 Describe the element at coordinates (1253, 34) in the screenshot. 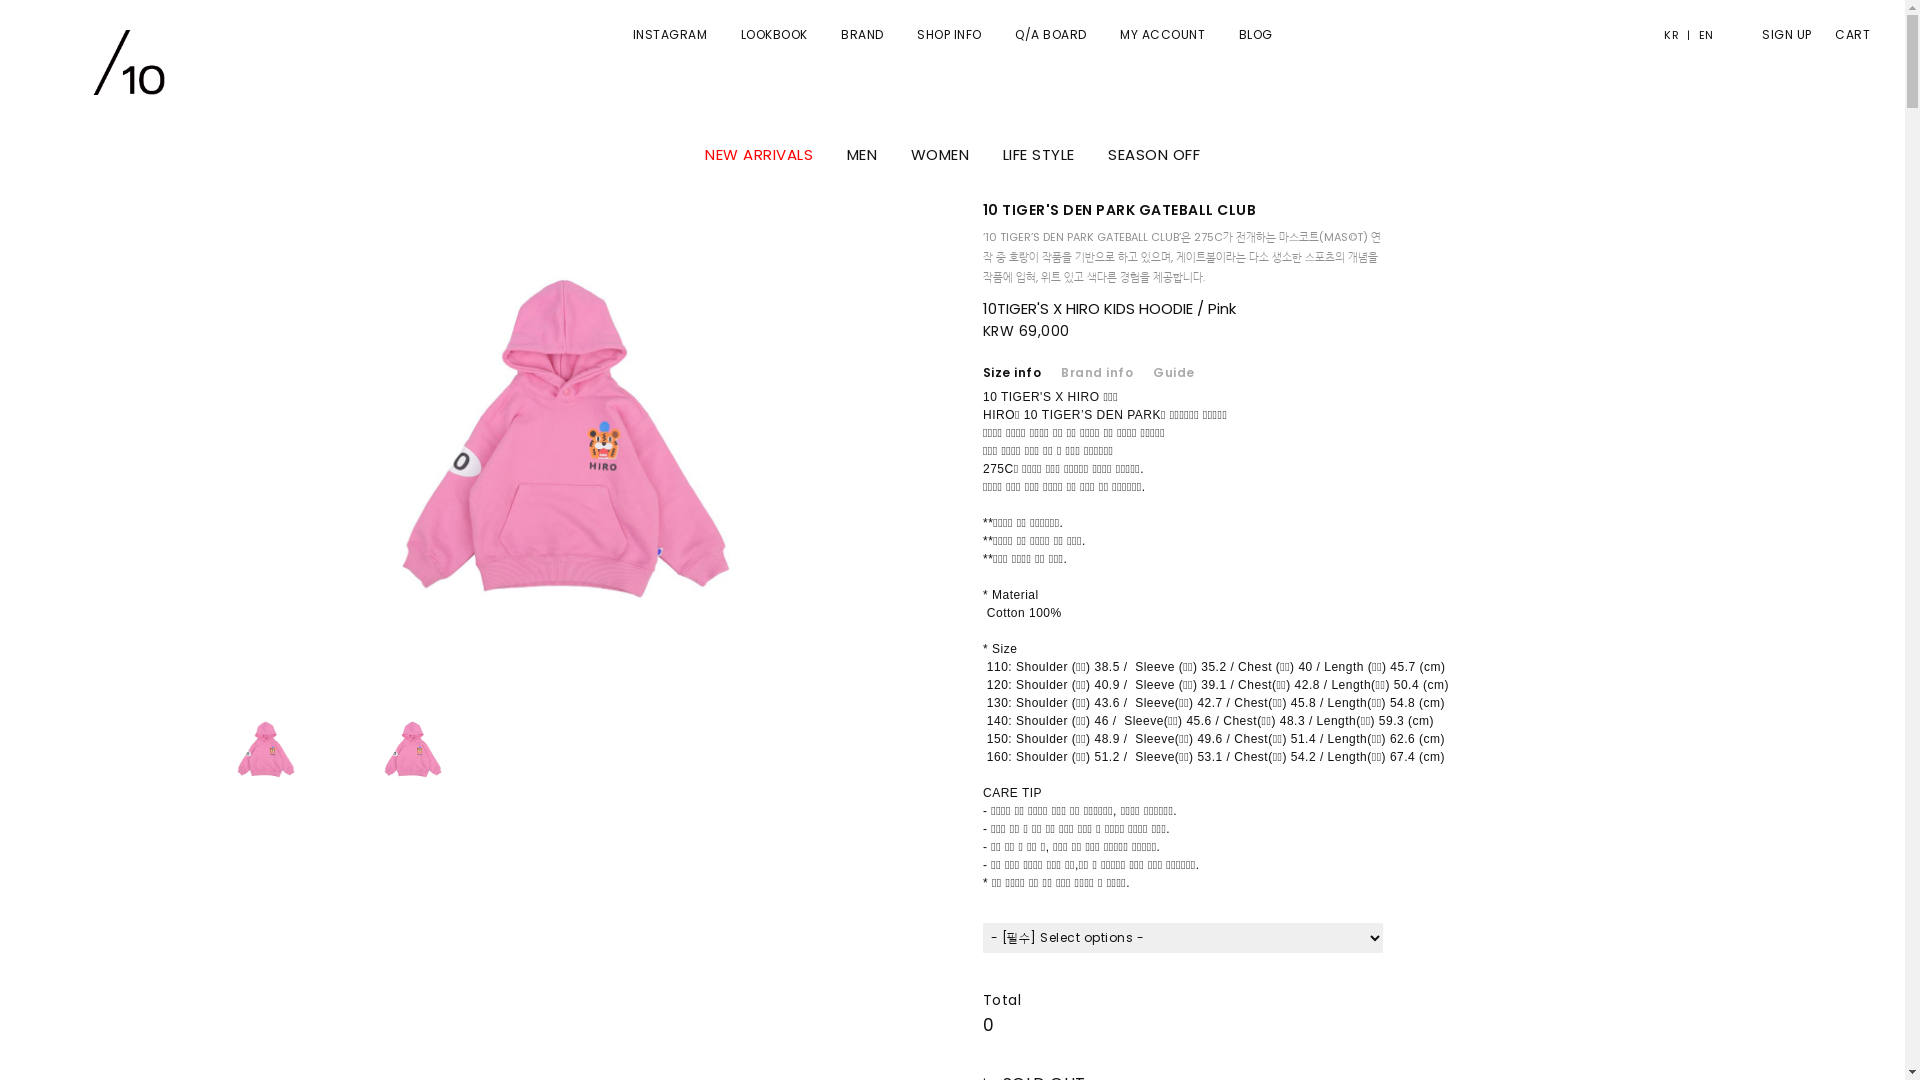

I see `'BLOG'` at that location.